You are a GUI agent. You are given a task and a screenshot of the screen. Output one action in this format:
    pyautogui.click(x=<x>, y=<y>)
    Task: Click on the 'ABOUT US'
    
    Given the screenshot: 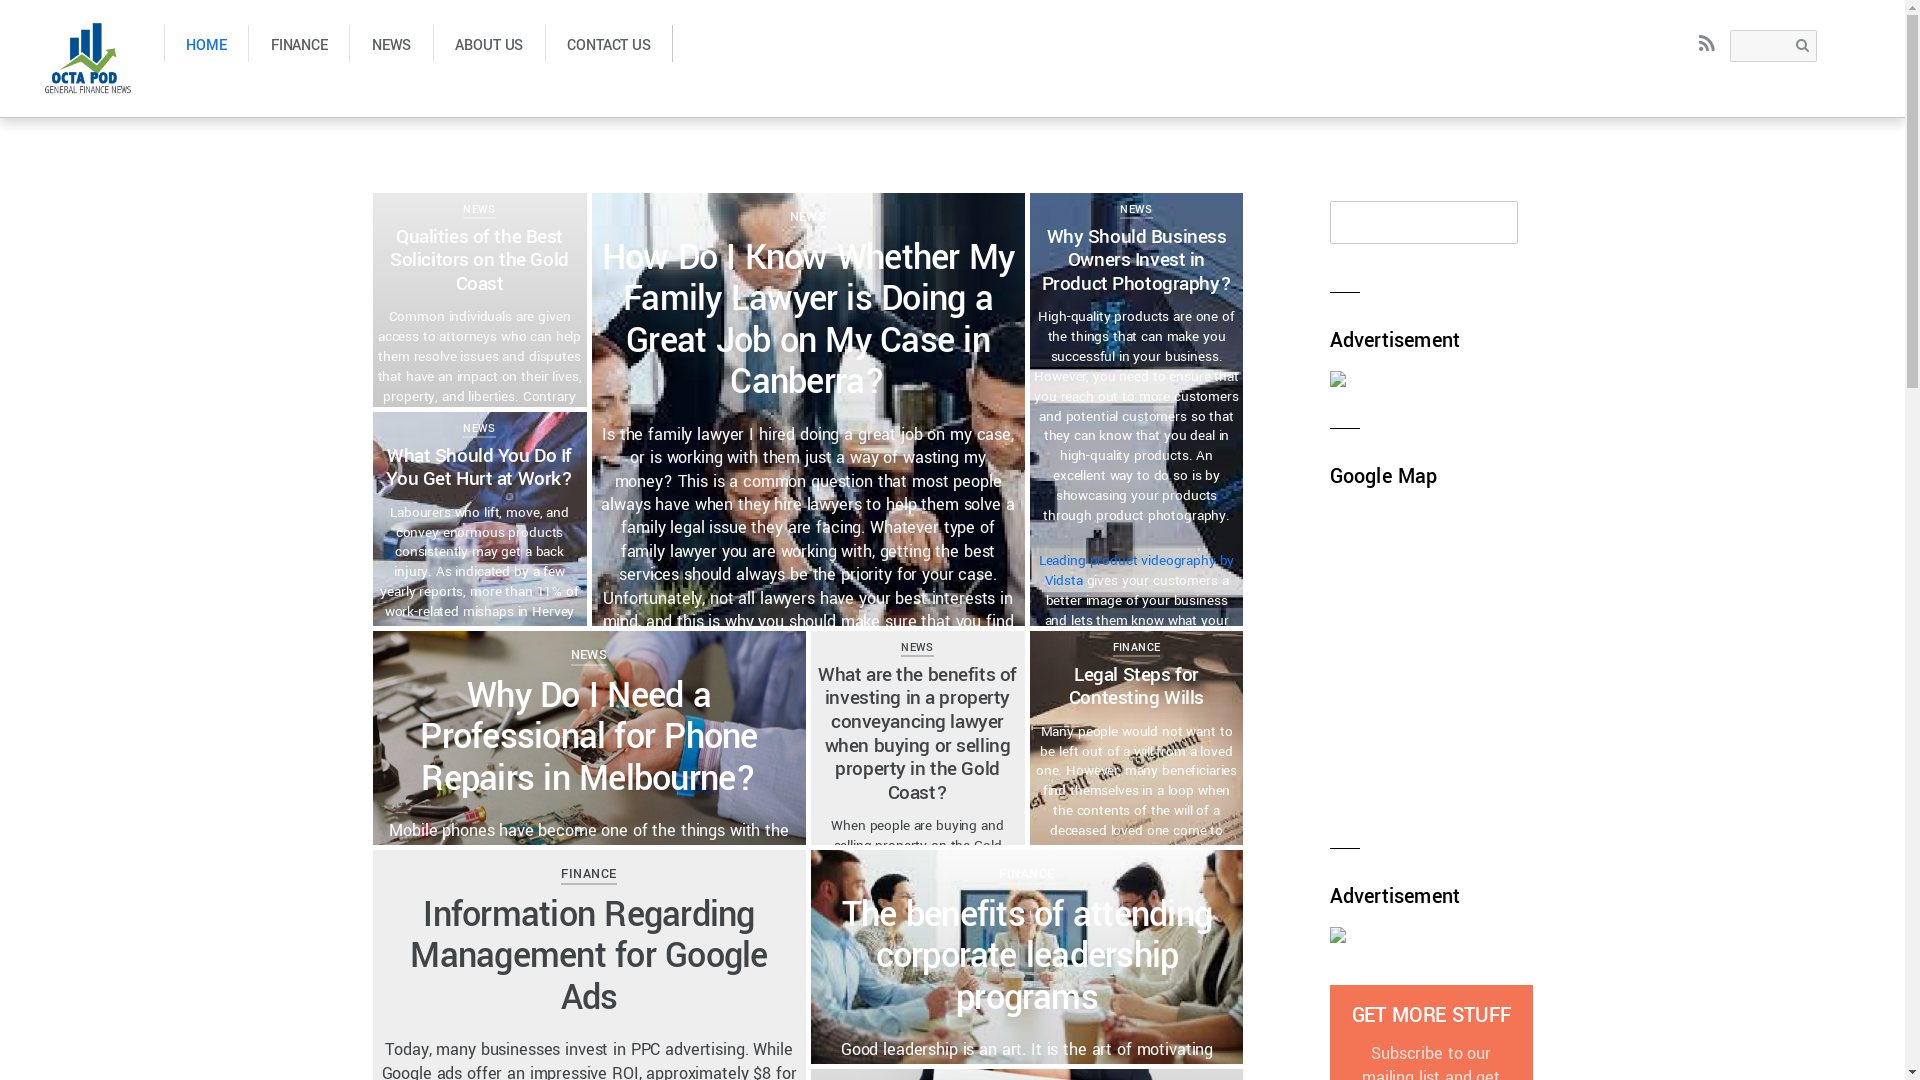 What is the action you would take?
    pyautogui.click(x=489, y=42)
    